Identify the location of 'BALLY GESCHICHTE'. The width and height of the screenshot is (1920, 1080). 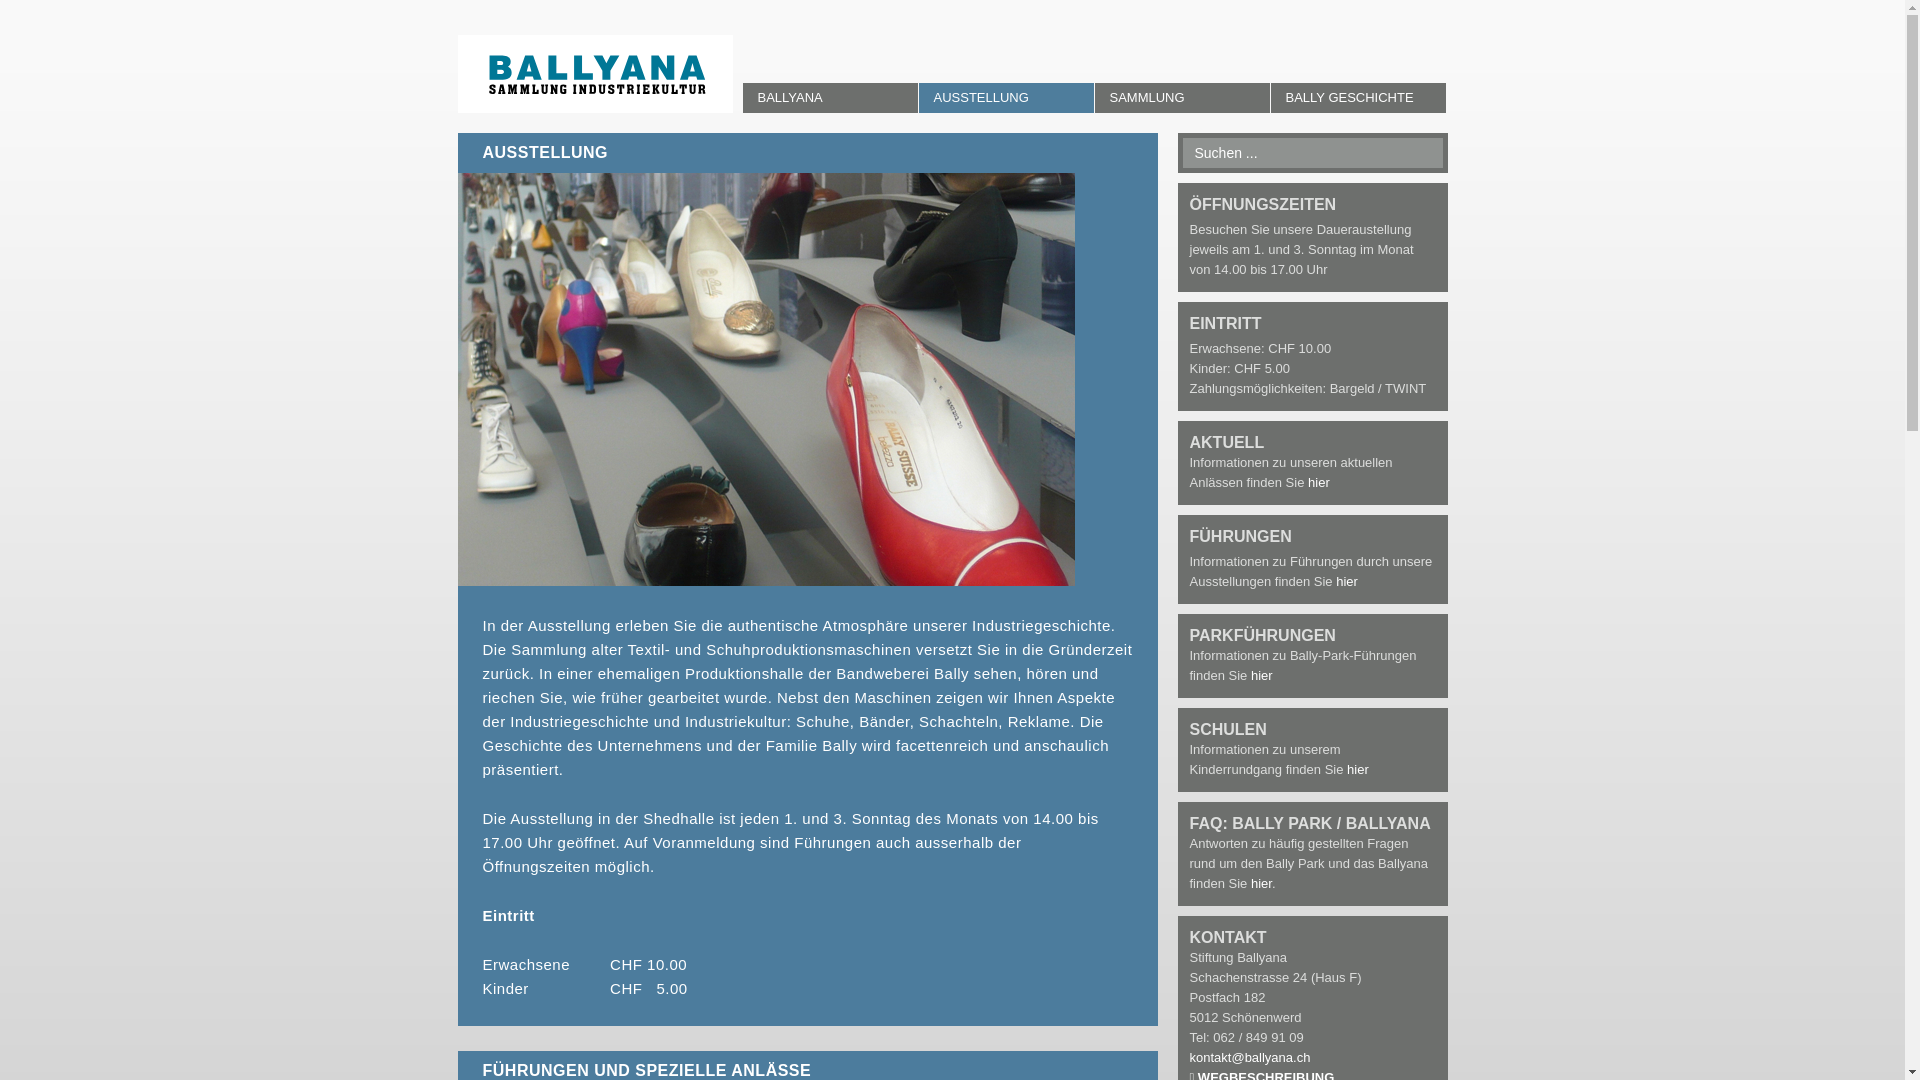
(1357, 97).